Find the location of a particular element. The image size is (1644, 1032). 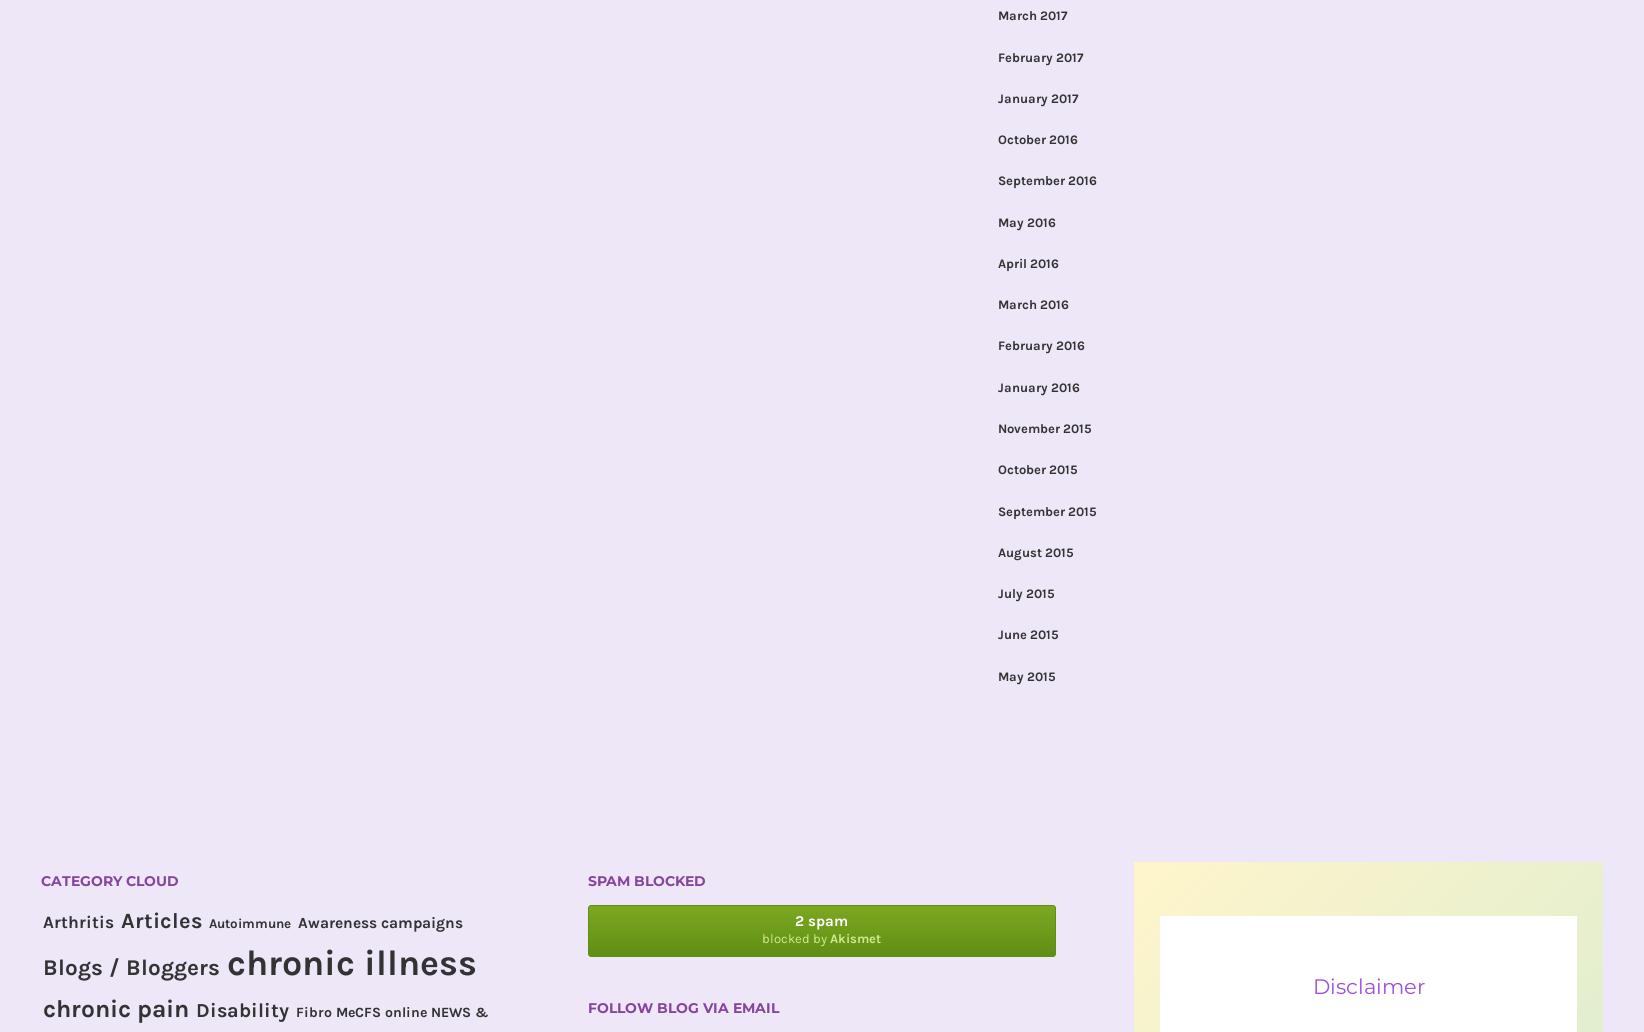

'March 2016' is located at coordinates (1032, 304).